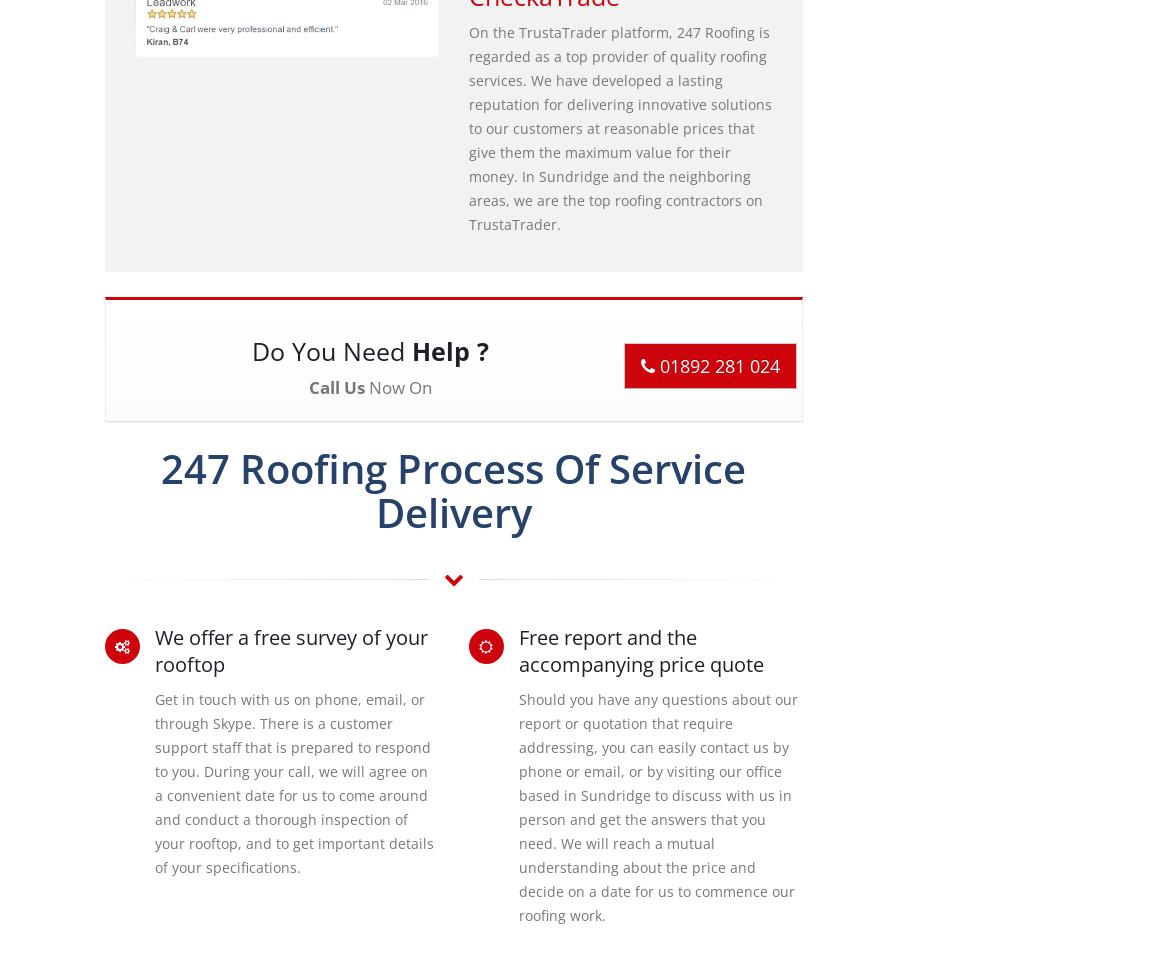 This screenshot has height=973, width=1150. Describe the element at coordinates (453, 489) in the screenshot. I see `'247 Roofing Process of Service Delivery'` at that location.